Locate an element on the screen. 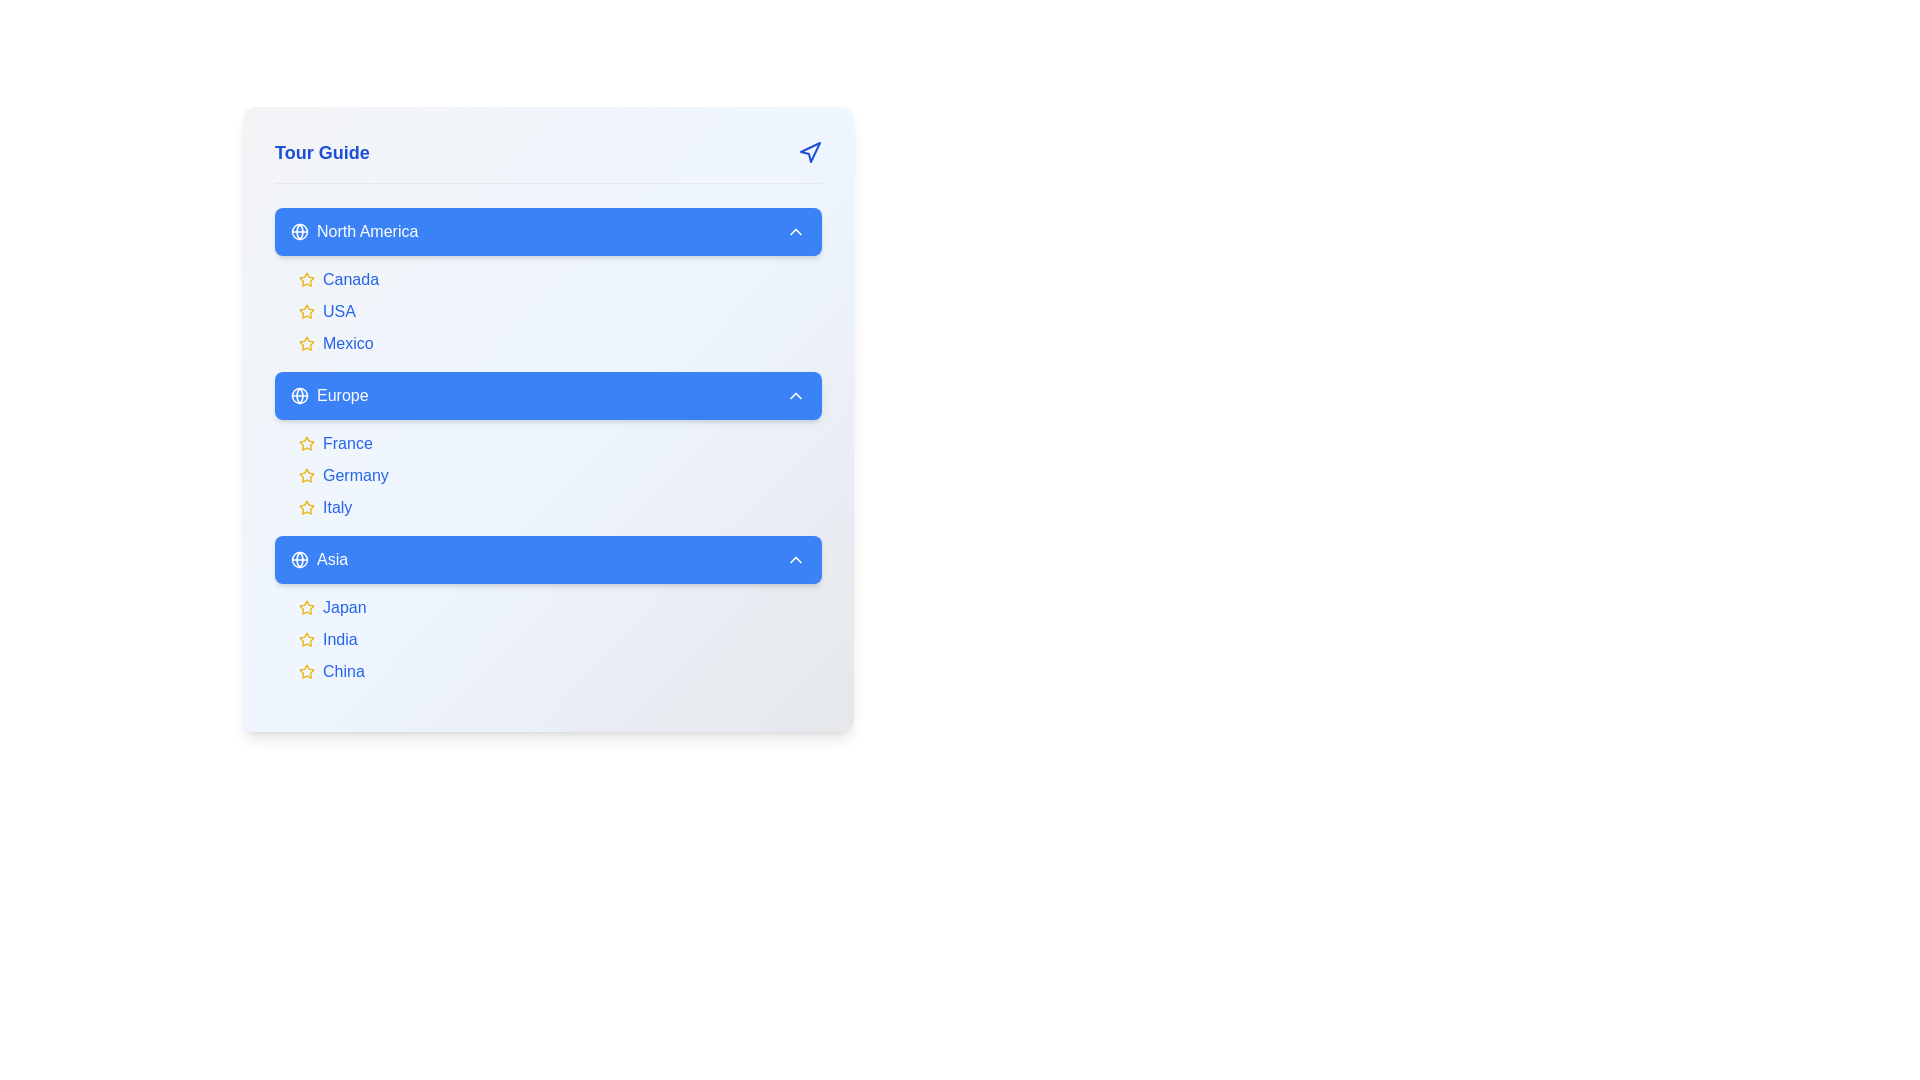  the inner vertical elliptical line of the globe icon located next to the 'Asia' label is located at coordinates (298, 559).